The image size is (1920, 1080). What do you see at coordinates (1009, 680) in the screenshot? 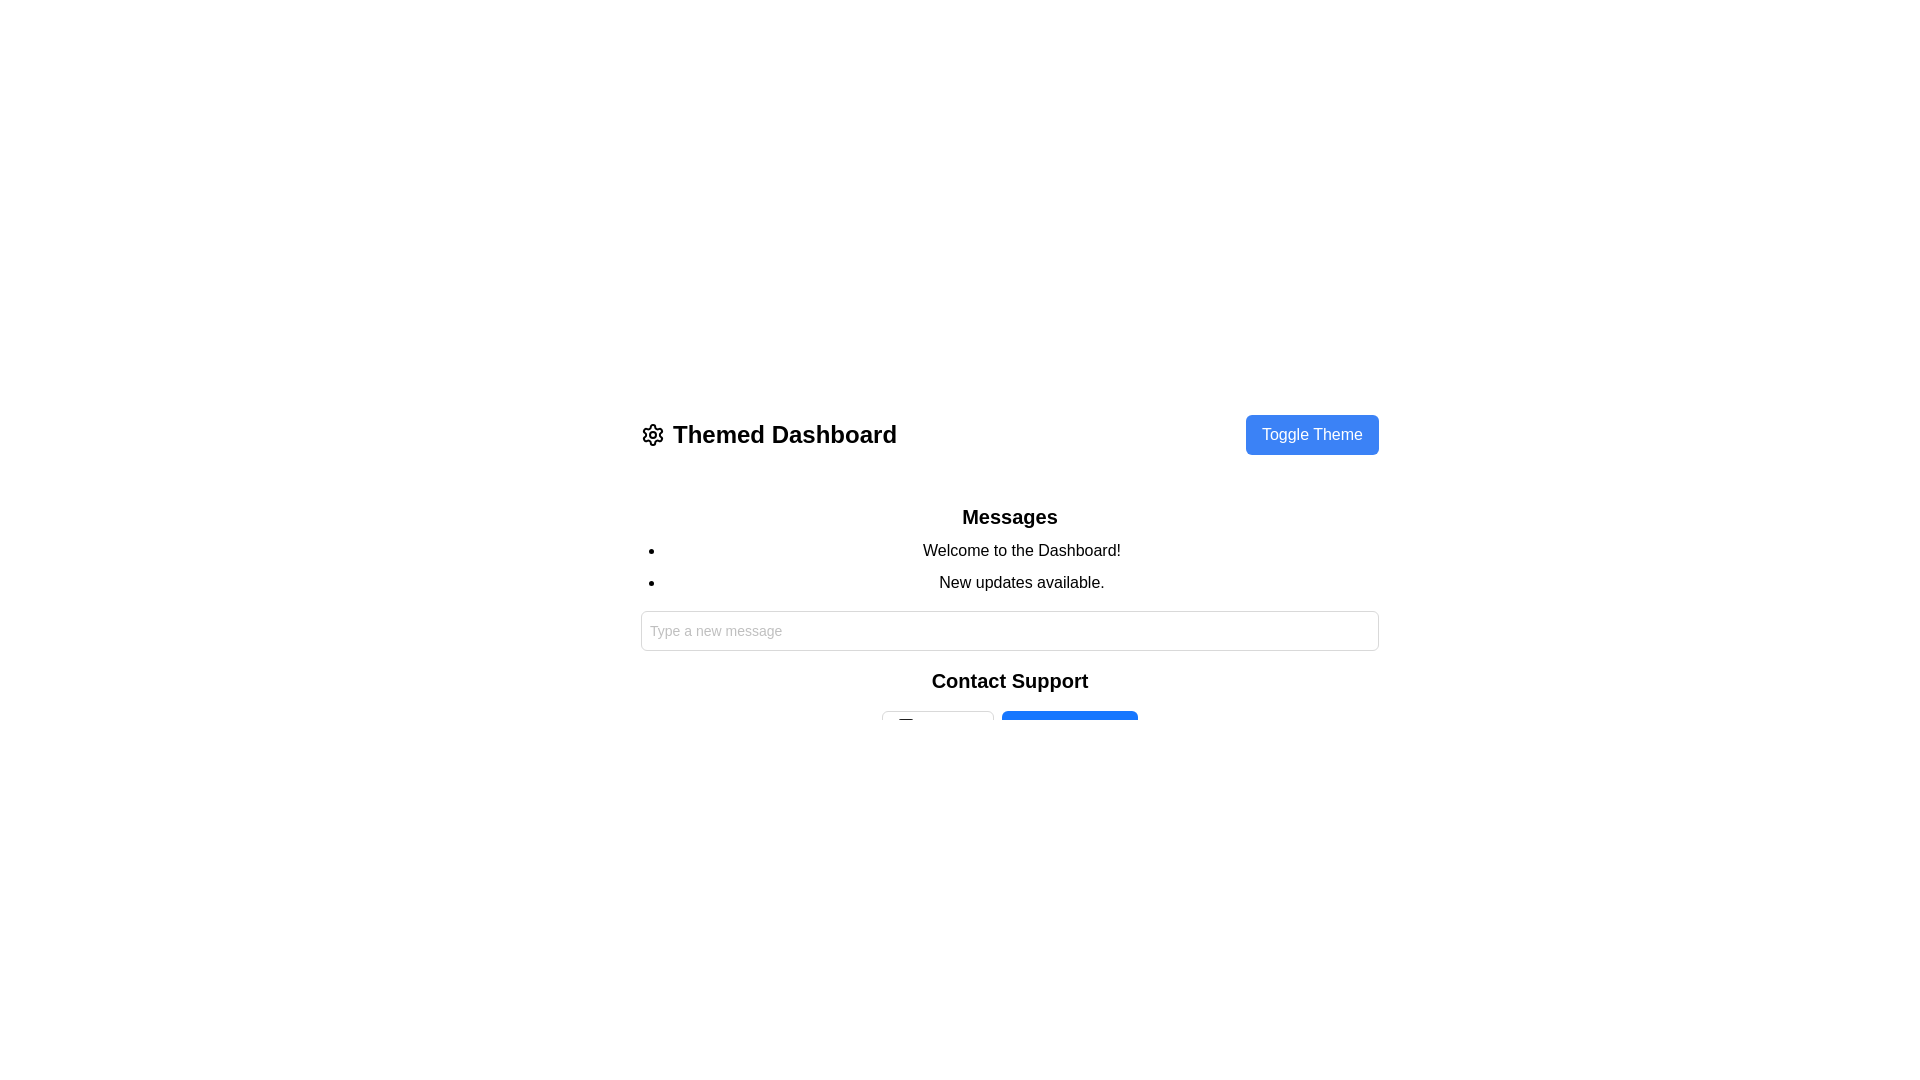
I see `the 'Contact Support' text label, which is a bold and prominent label positioned above the options 'Email Us' and 'Visit Help Center.'` at bounding box center [1009, 680].